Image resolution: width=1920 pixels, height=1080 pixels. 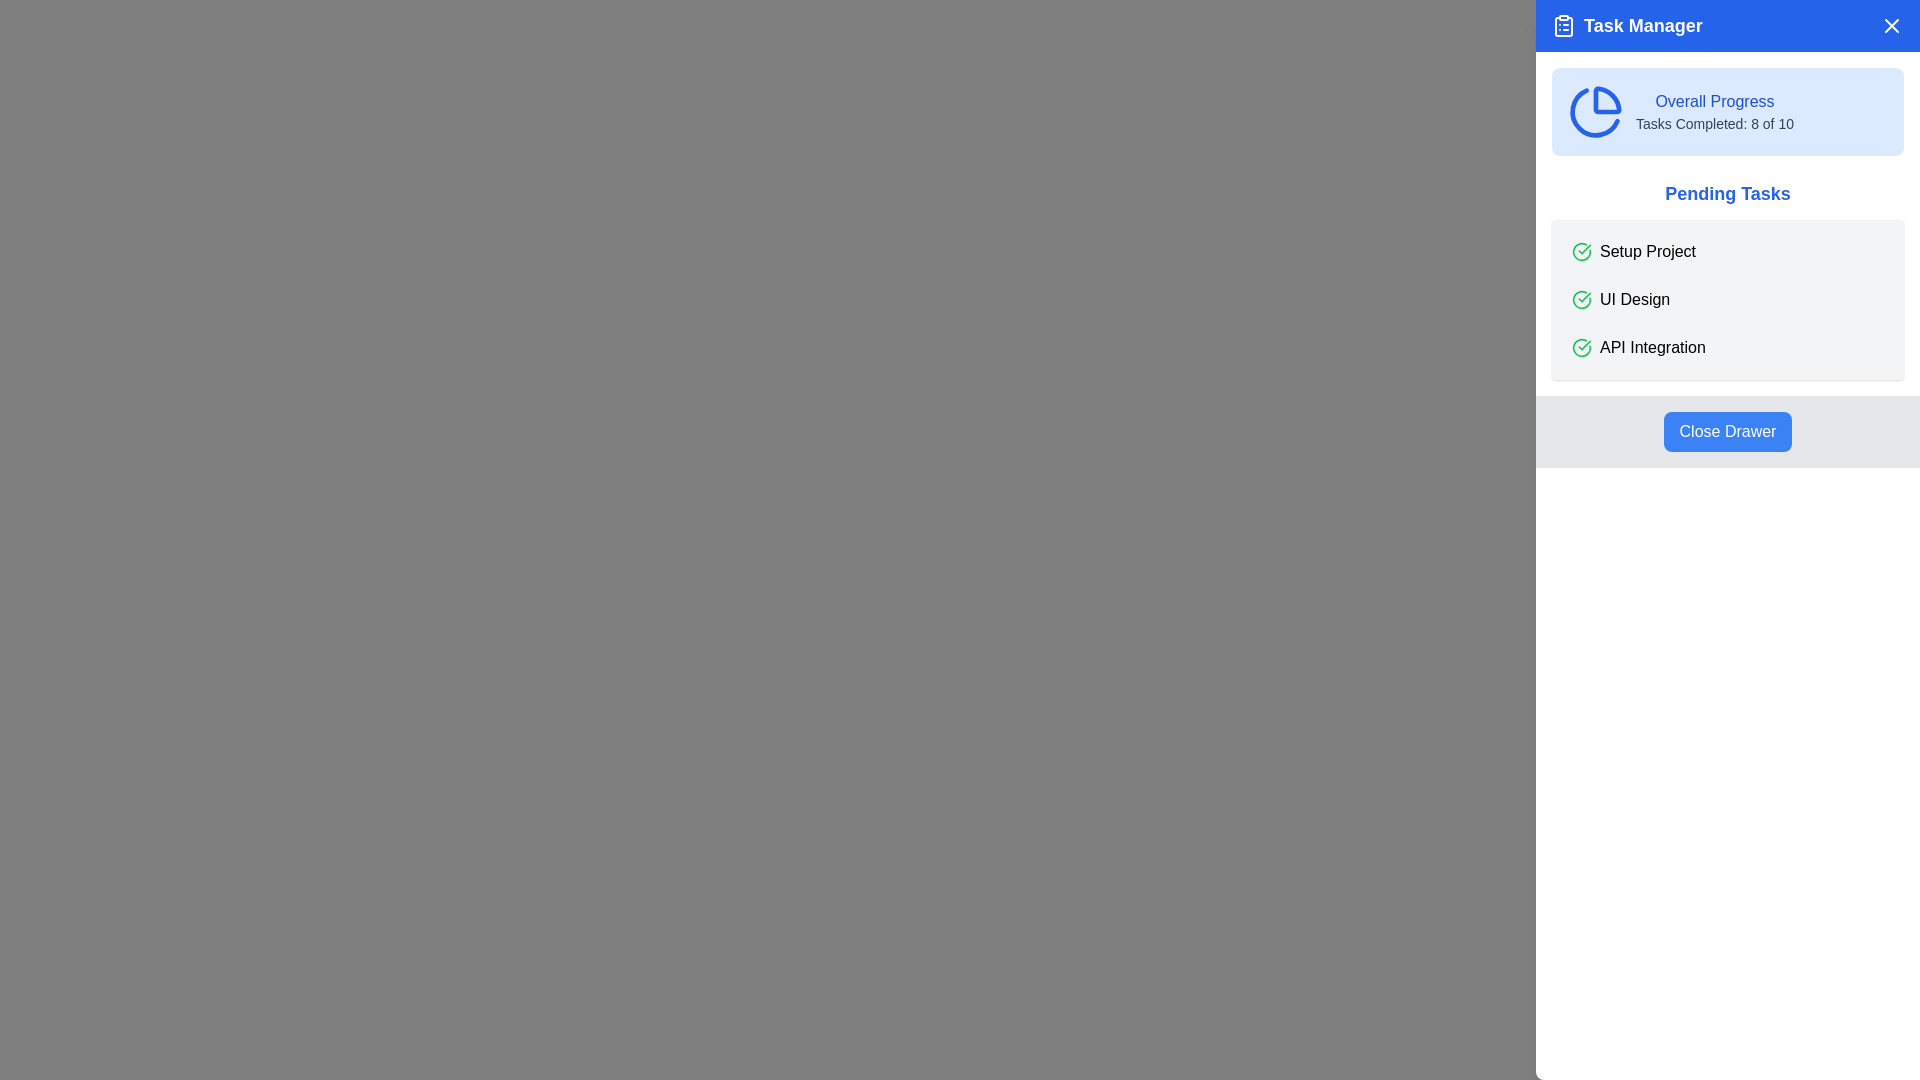 What do you see at coordinates (1890, 26) in the screenshot?
I see `the circular 'X' icon styled as a close button located in the top-right corner of the 'Task Manager' header` at bounding box center [1890, 26].